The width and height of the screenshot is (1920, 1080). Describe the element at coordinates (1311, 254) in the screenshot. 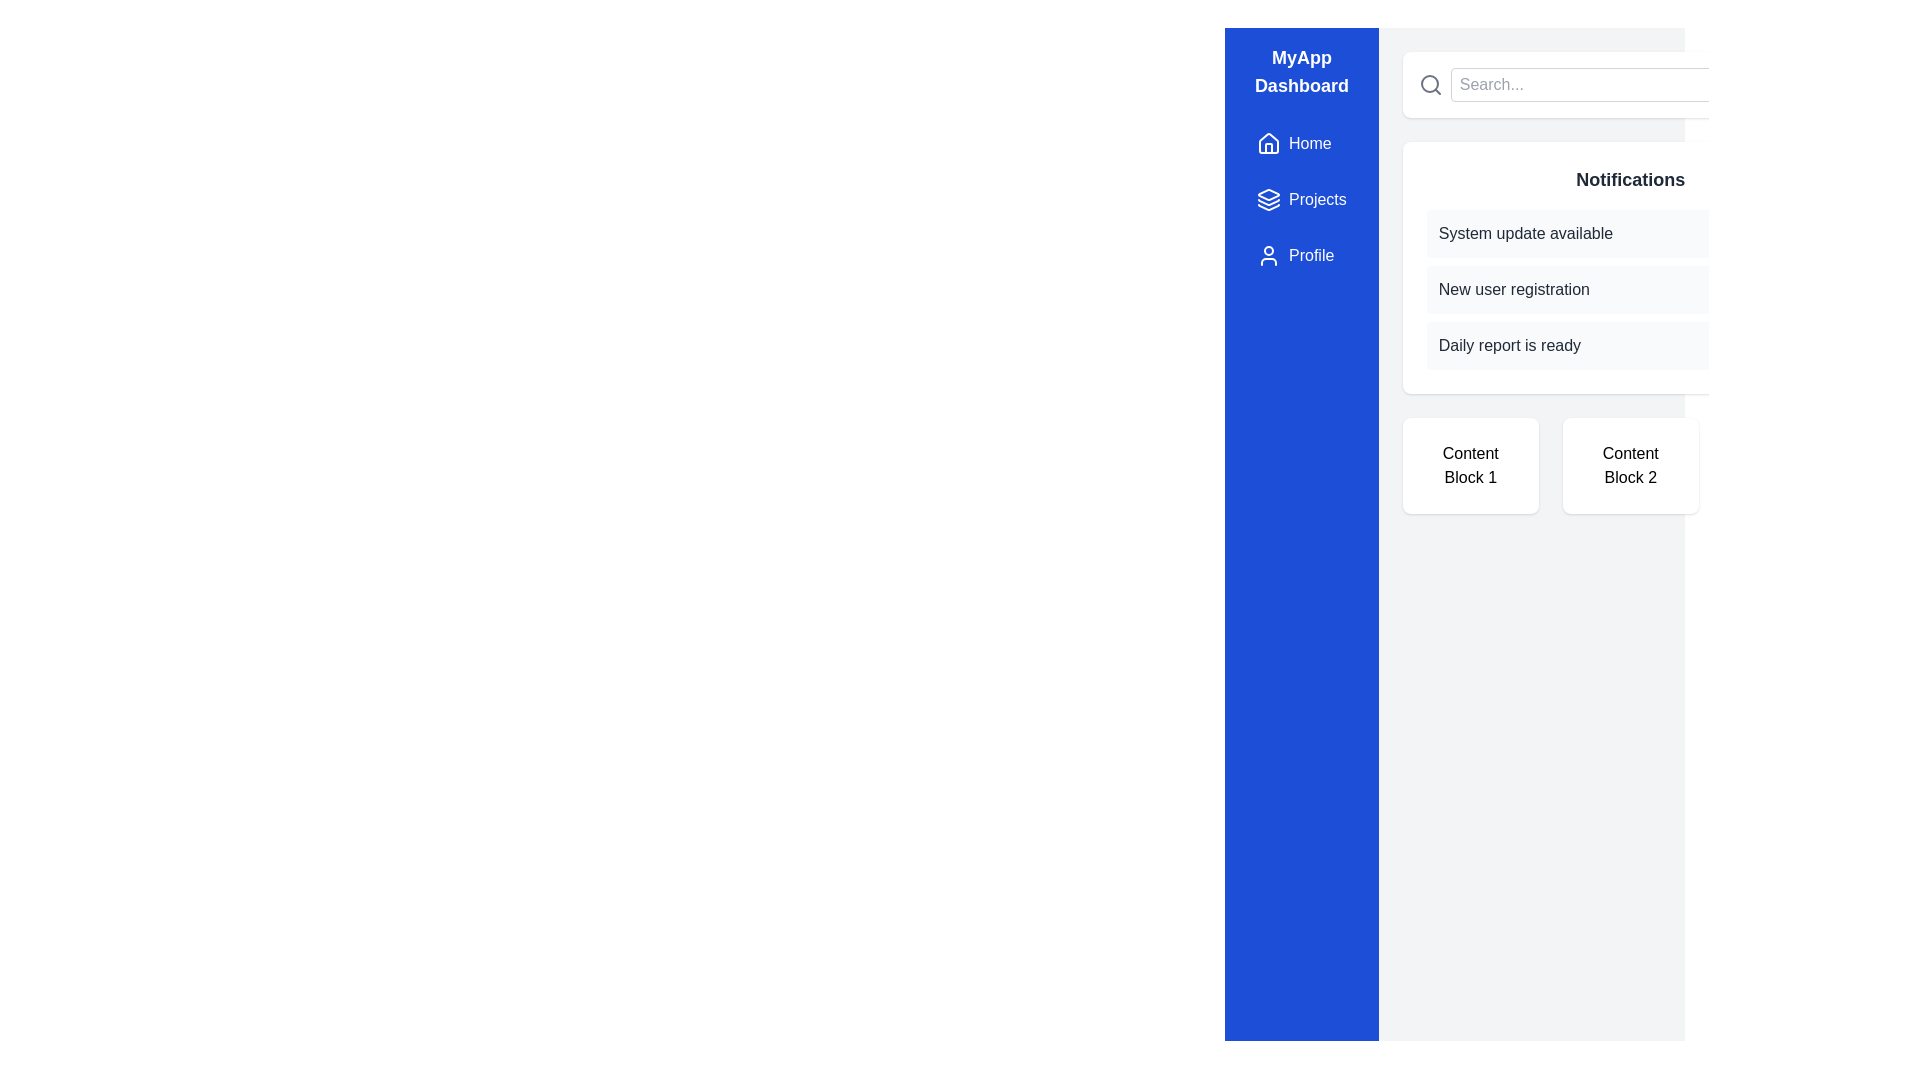

I see `the 'Profile' navigational label in the vertical navigation menu` at that location.